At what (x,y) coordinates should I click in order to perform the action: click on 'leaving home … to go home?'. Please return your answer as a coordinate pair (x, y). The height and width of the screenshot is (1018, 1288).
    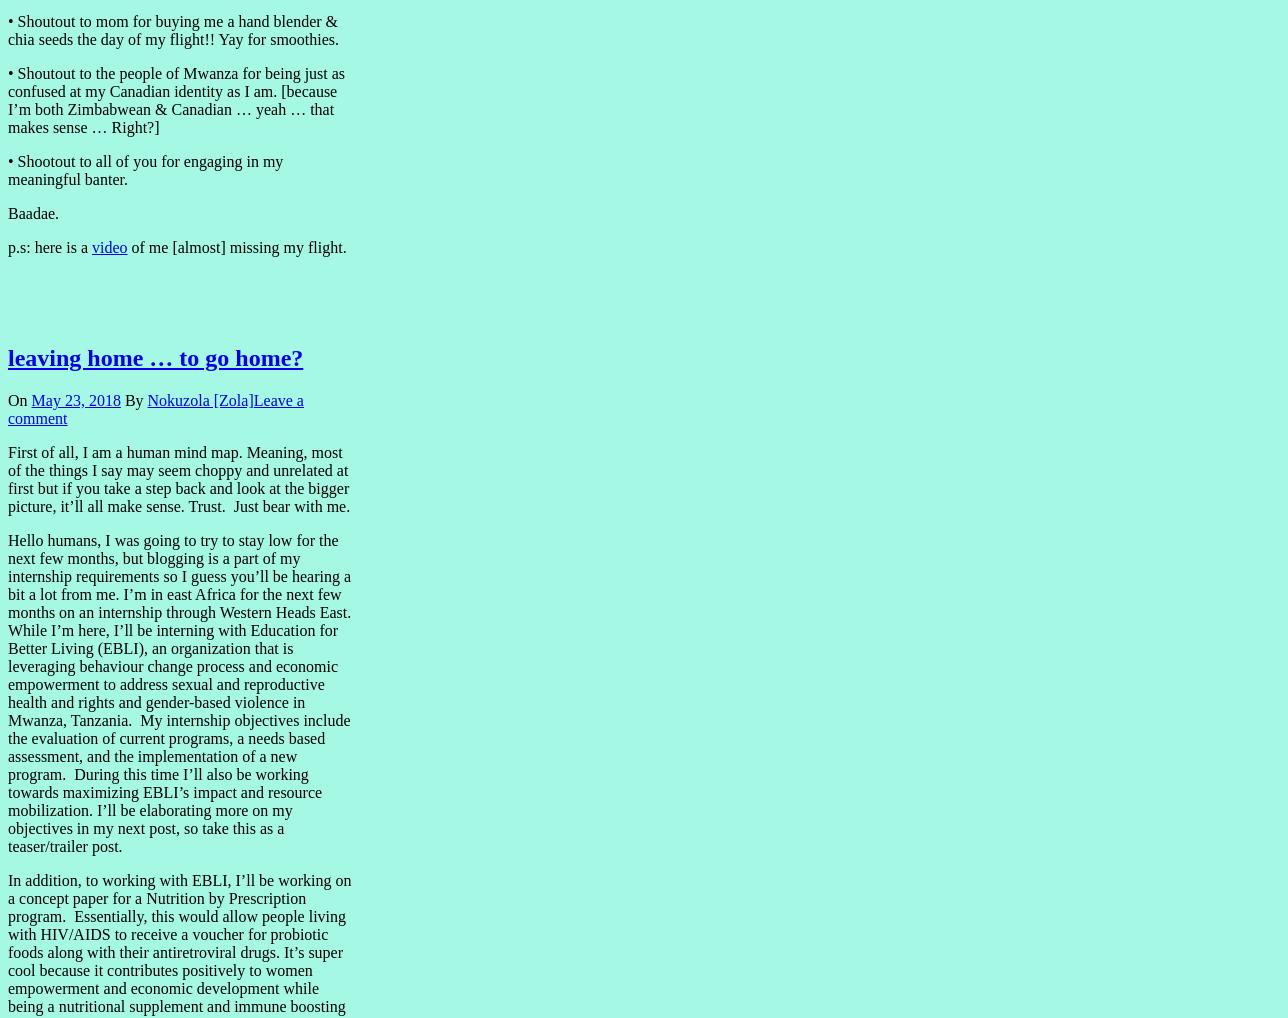
    Looking at the image, I should click on (155, 358).